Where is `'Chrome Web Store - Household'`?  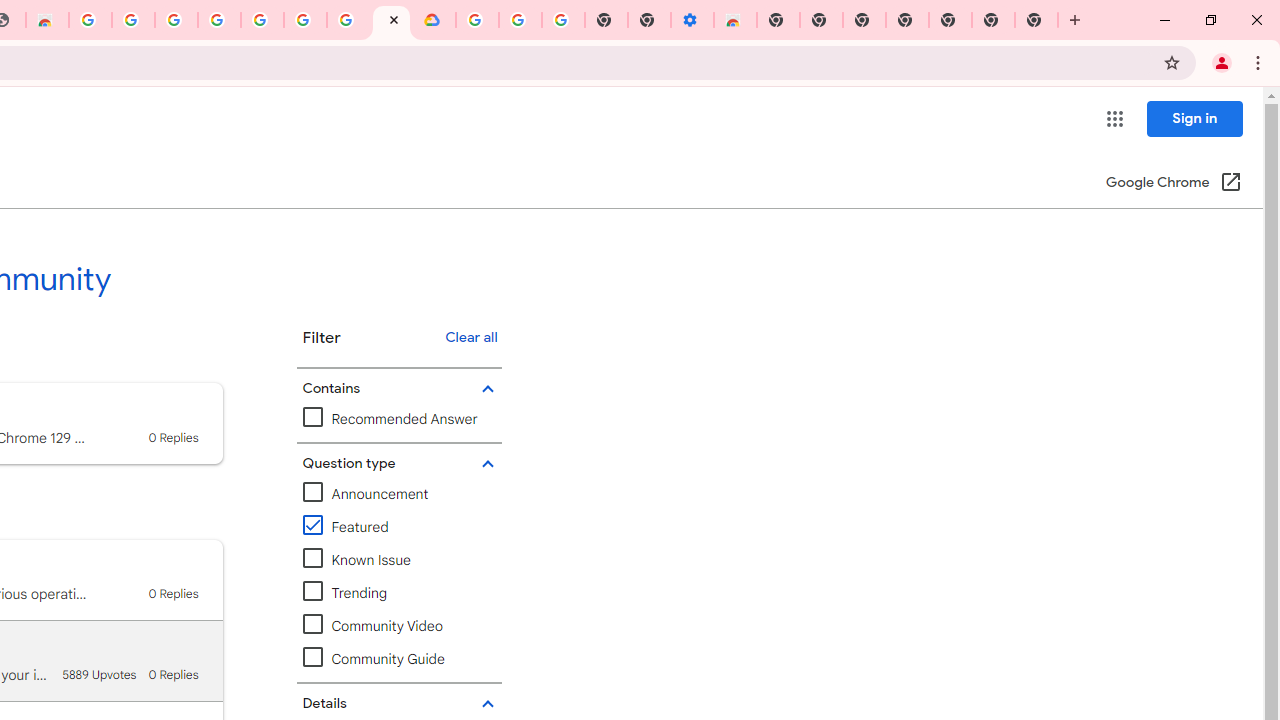
'Chrome Web Store - Household' is located at coordinates (47, 20).